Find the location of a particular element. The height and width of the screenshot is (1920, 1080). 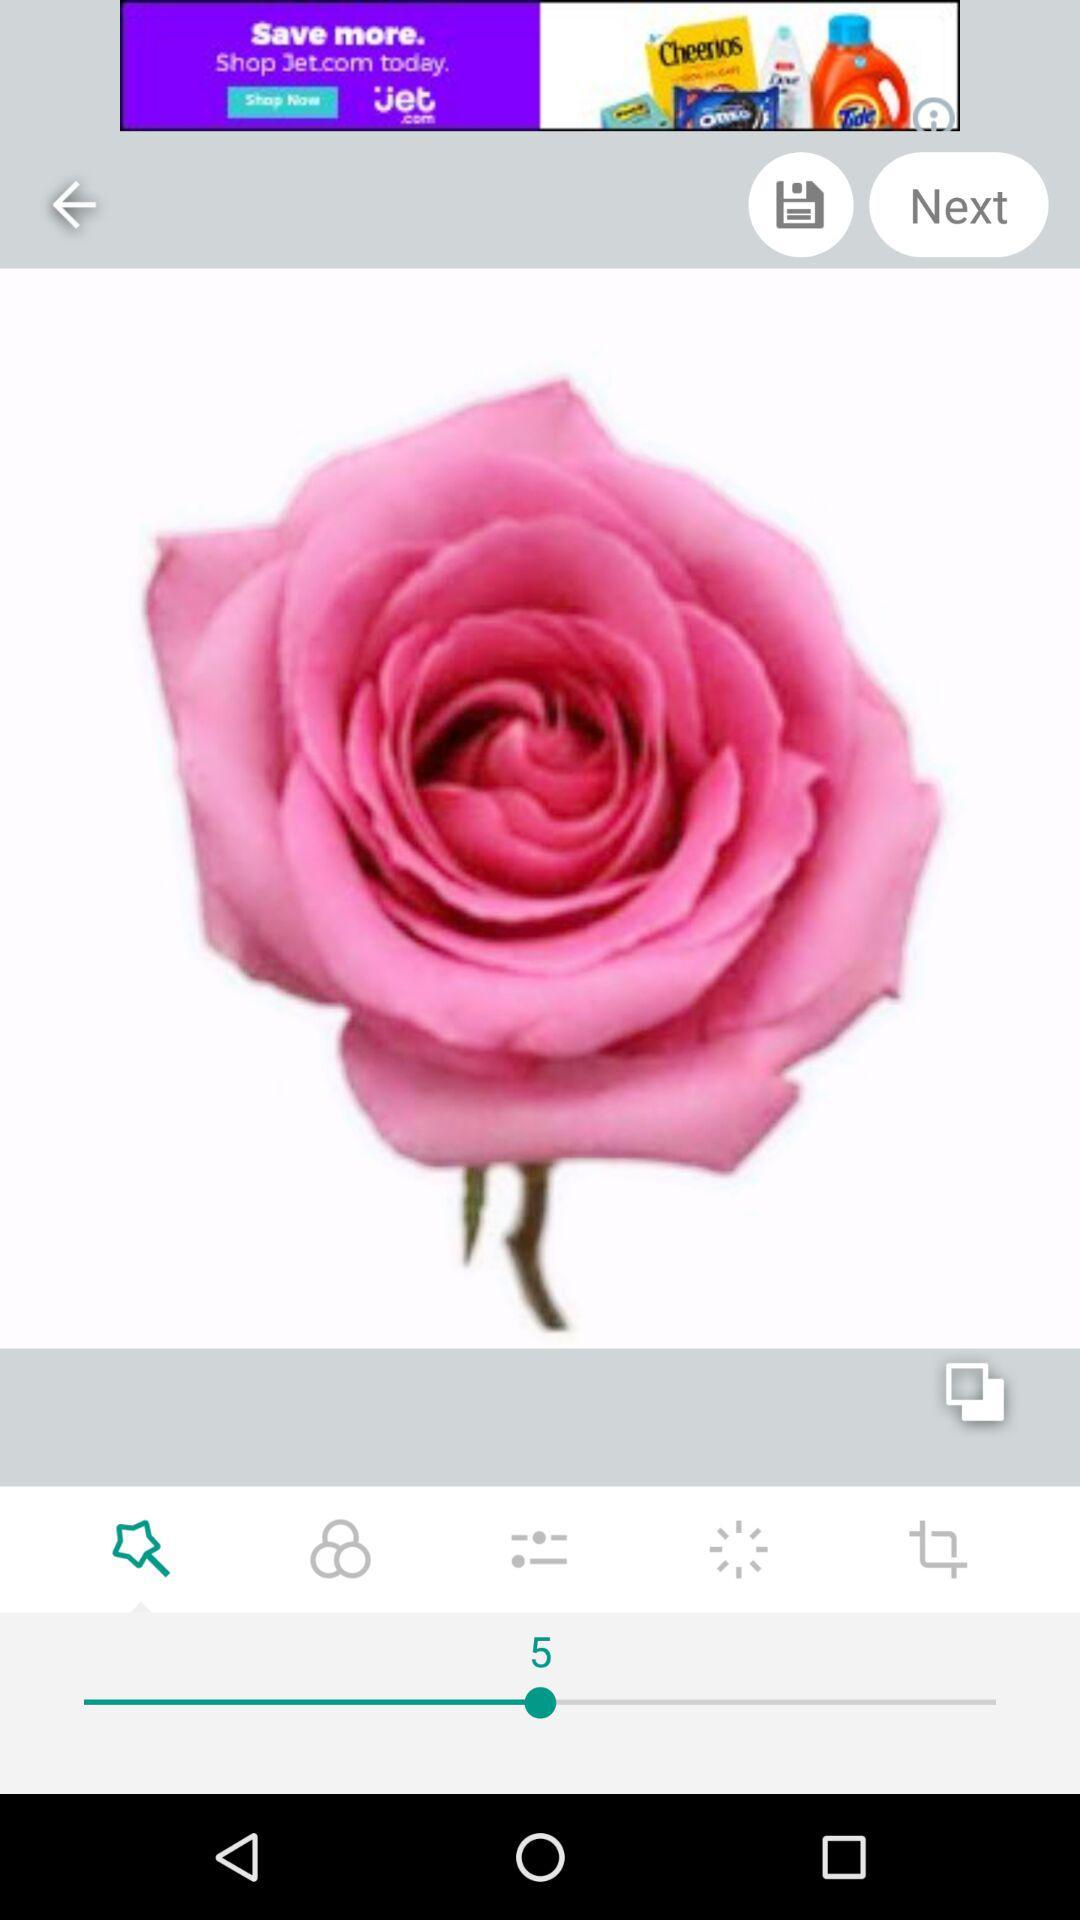

the save icon is located at coordinates (800, 204).